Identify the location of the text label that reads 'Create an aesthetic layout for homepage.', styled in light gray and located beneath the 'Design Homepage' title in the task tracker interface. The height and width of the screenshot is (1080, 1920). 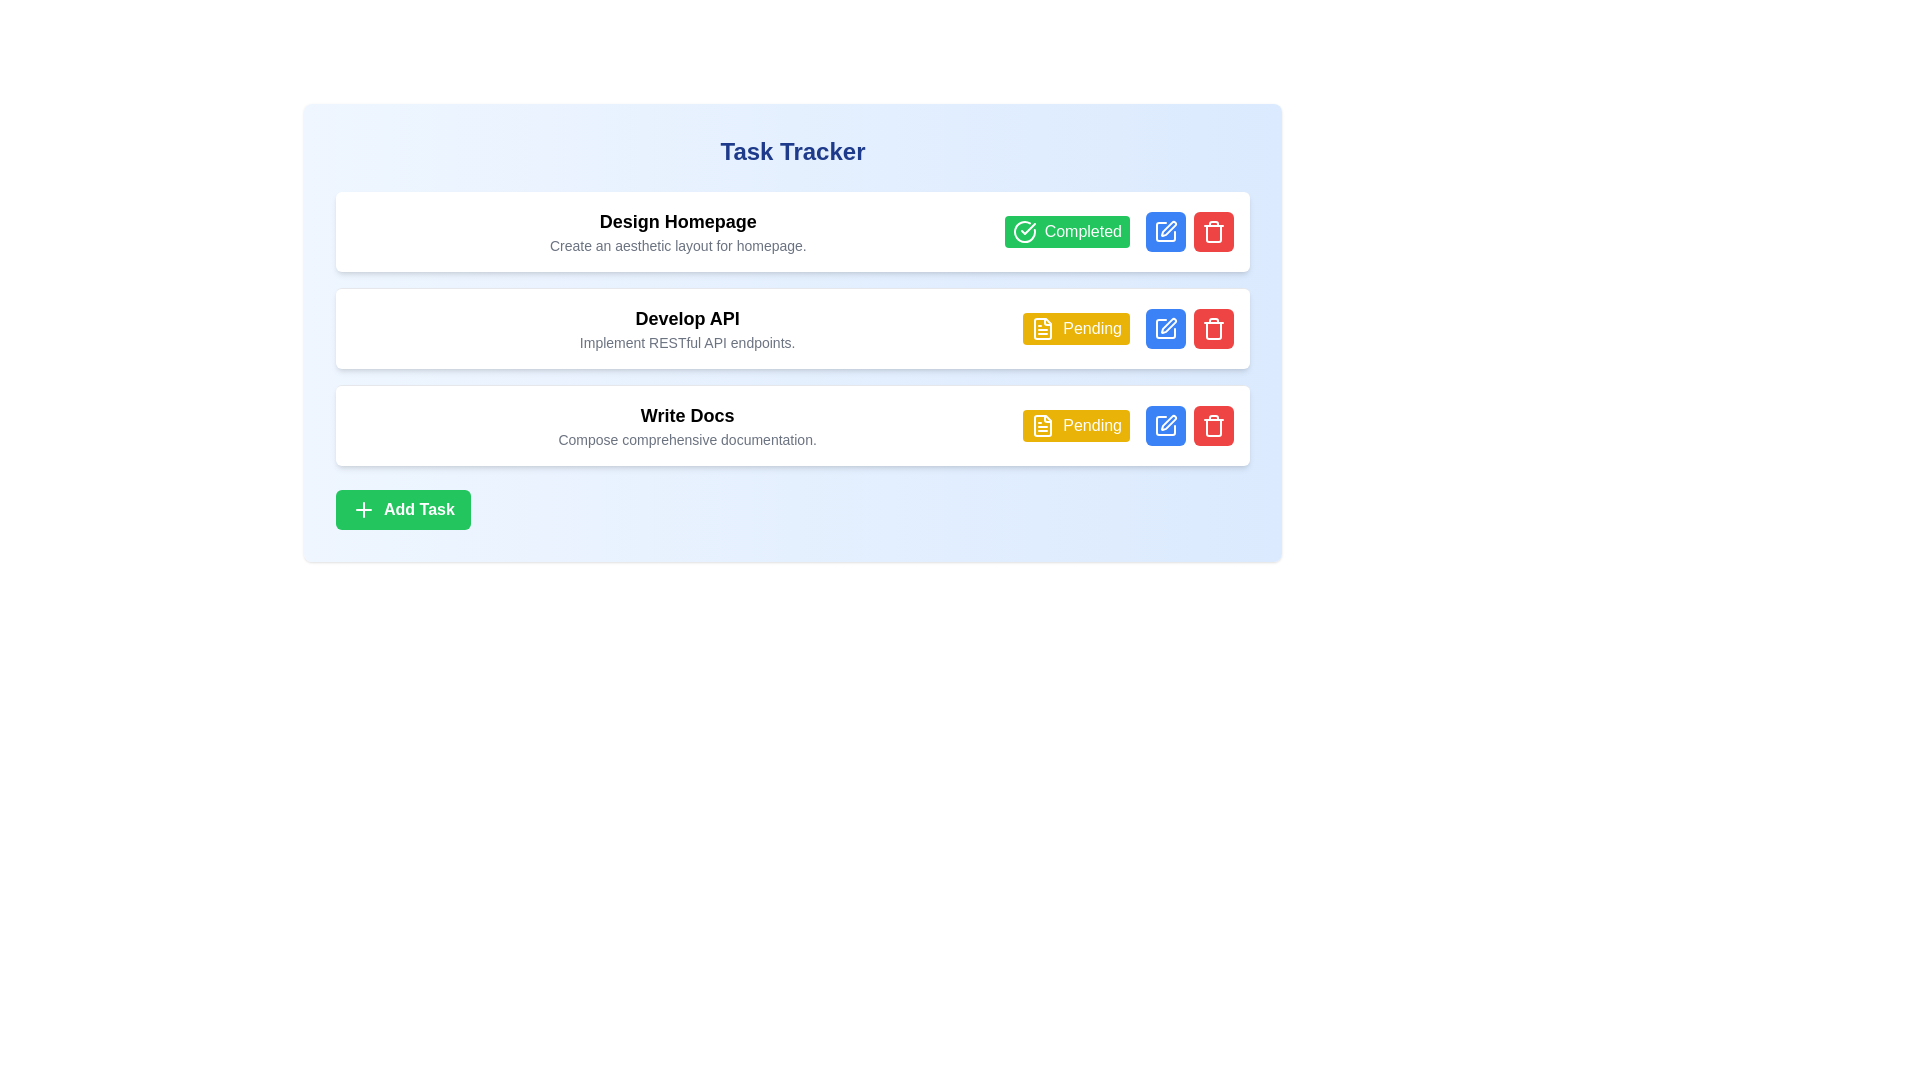
(678, 245).